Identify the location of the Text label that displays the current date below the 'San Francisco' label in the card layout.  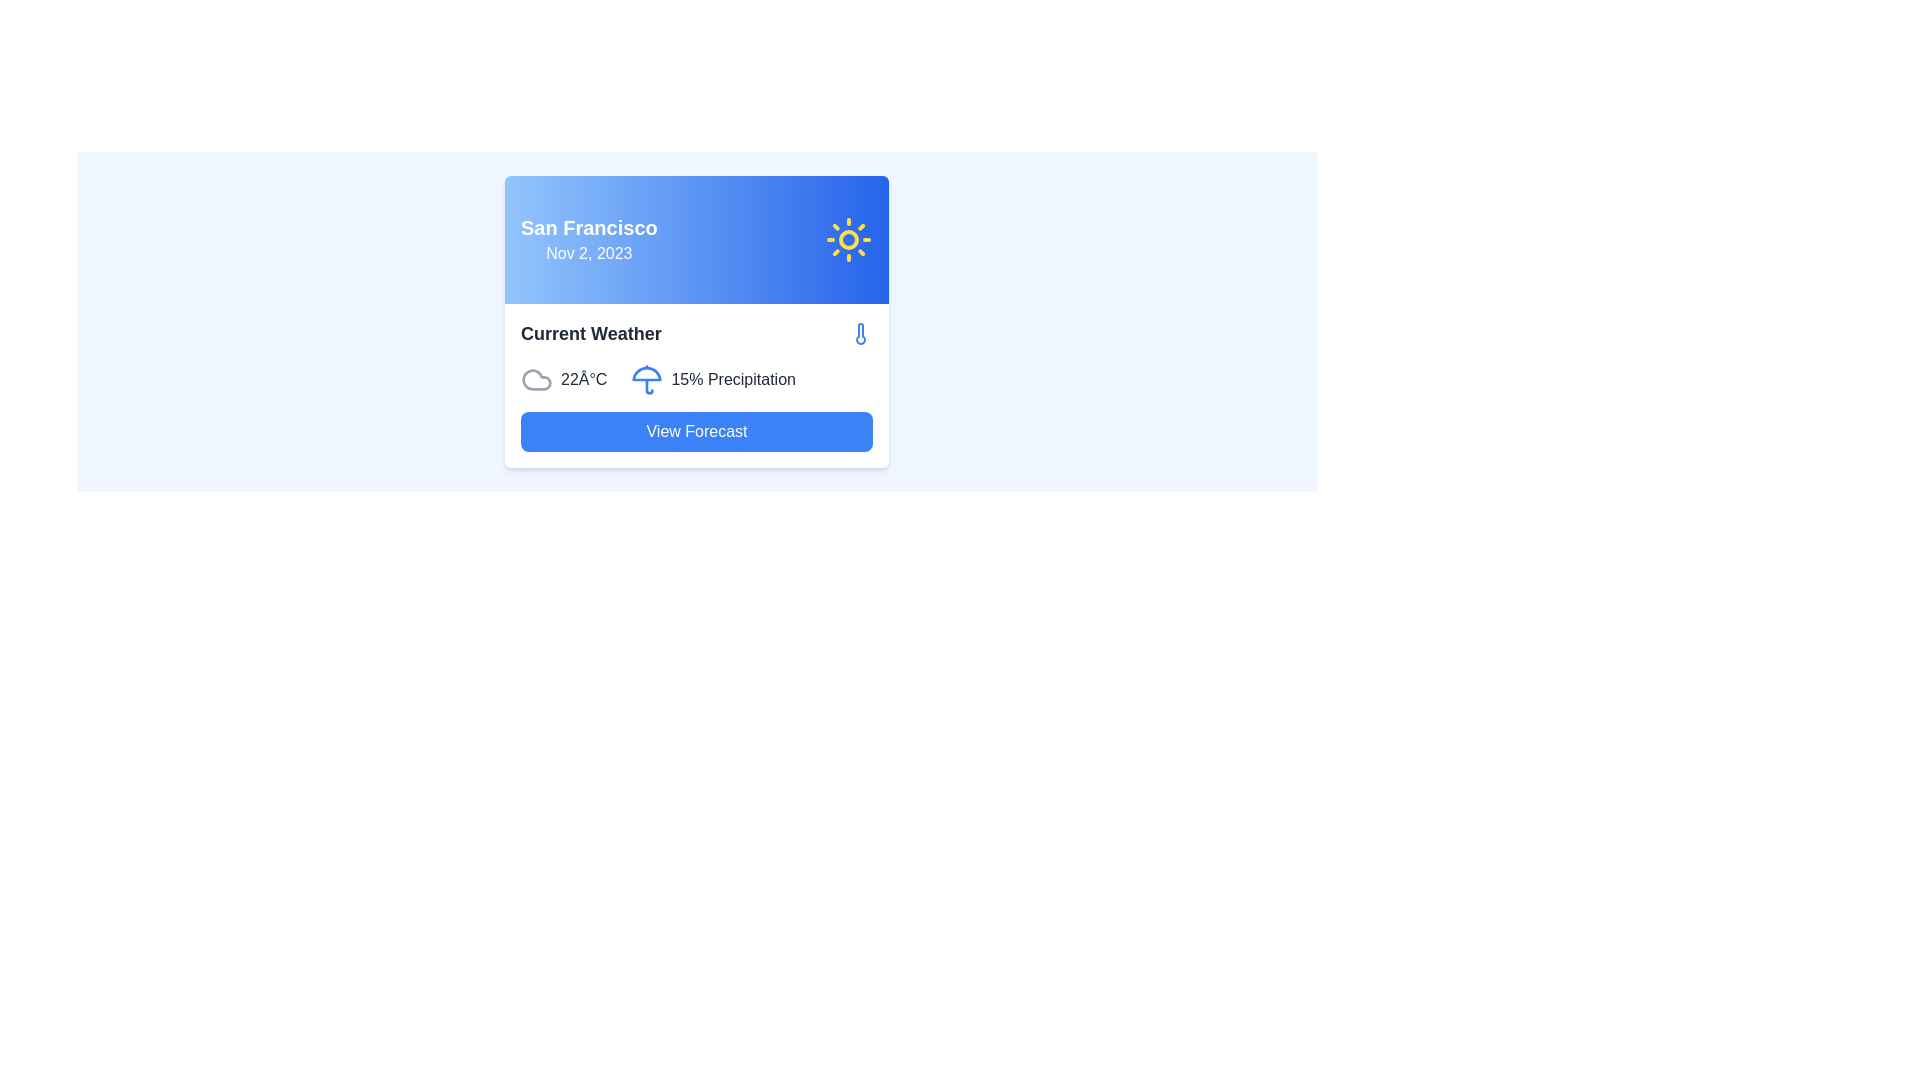
(588, 253).